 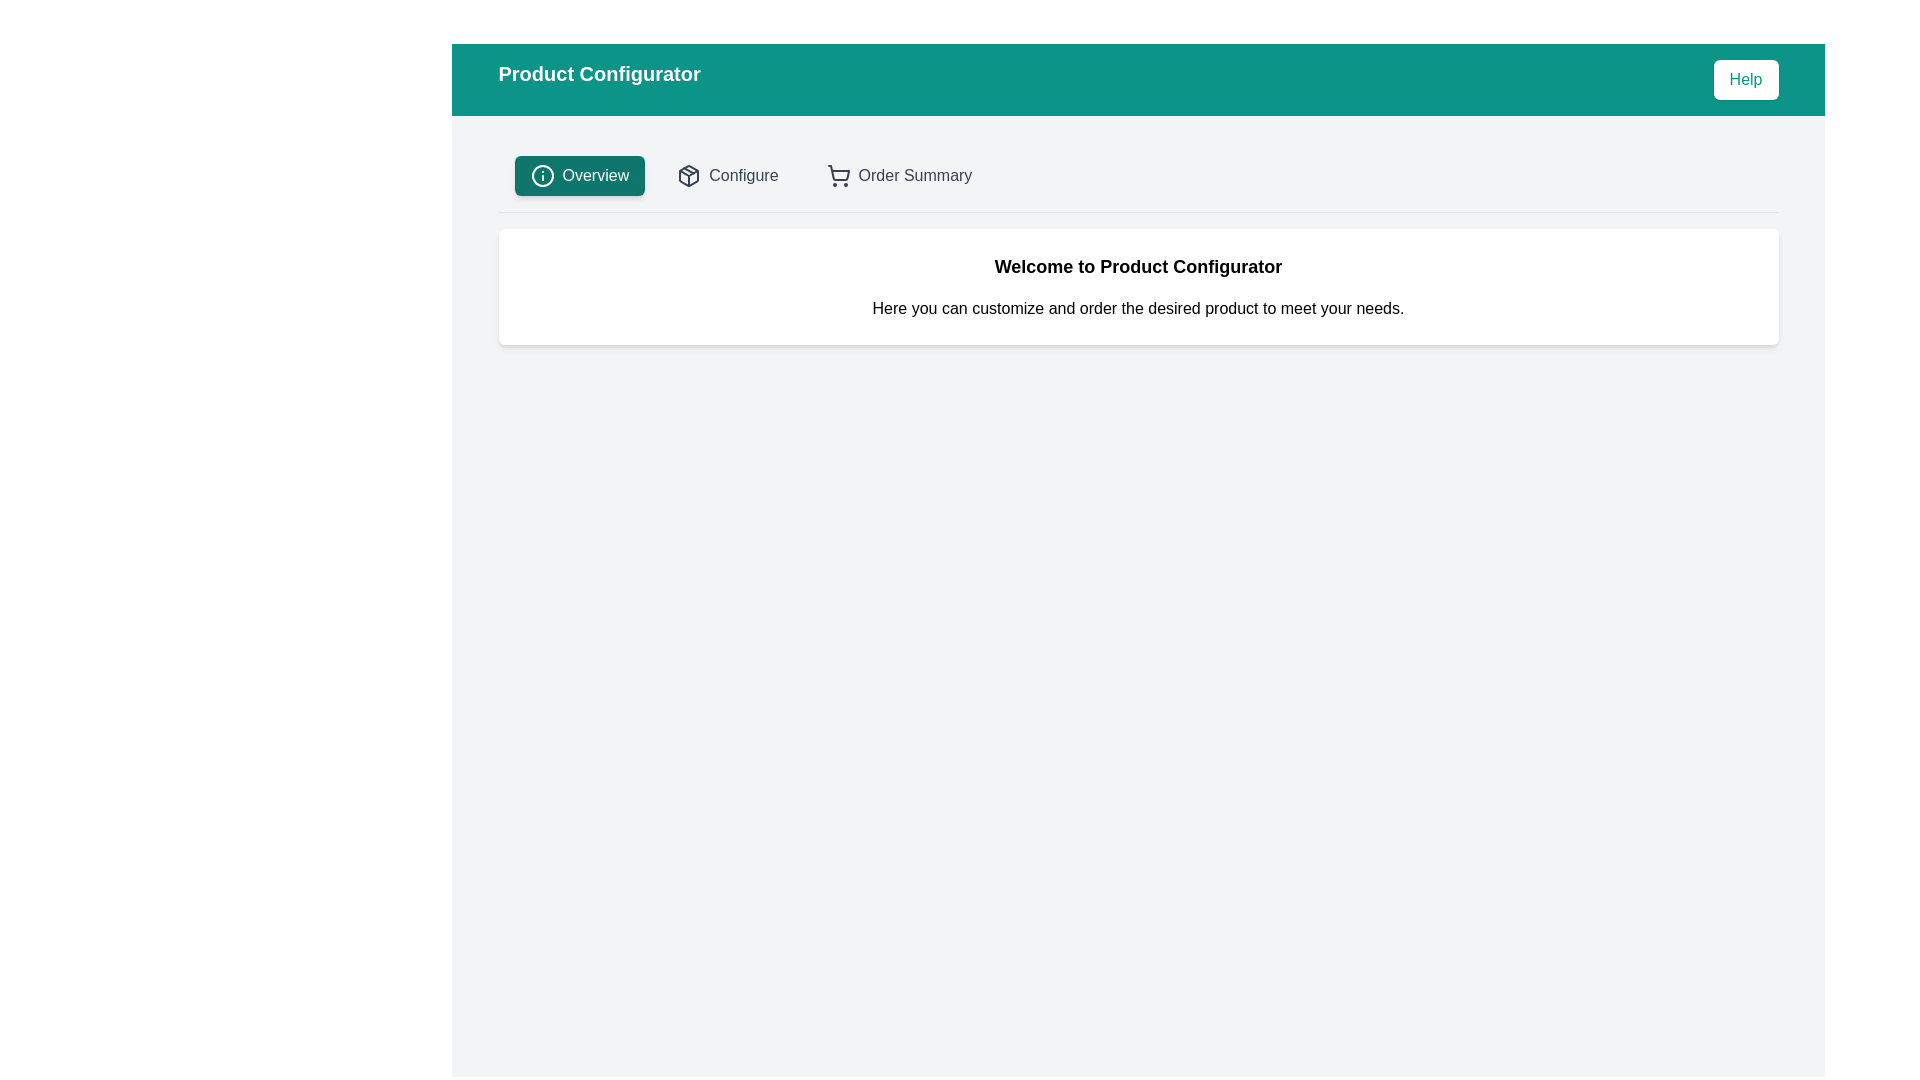 I want to click on the help button located at the top-right corner of the page header, next to the 'Product Configurator' title, so click(x=1745, y=79).